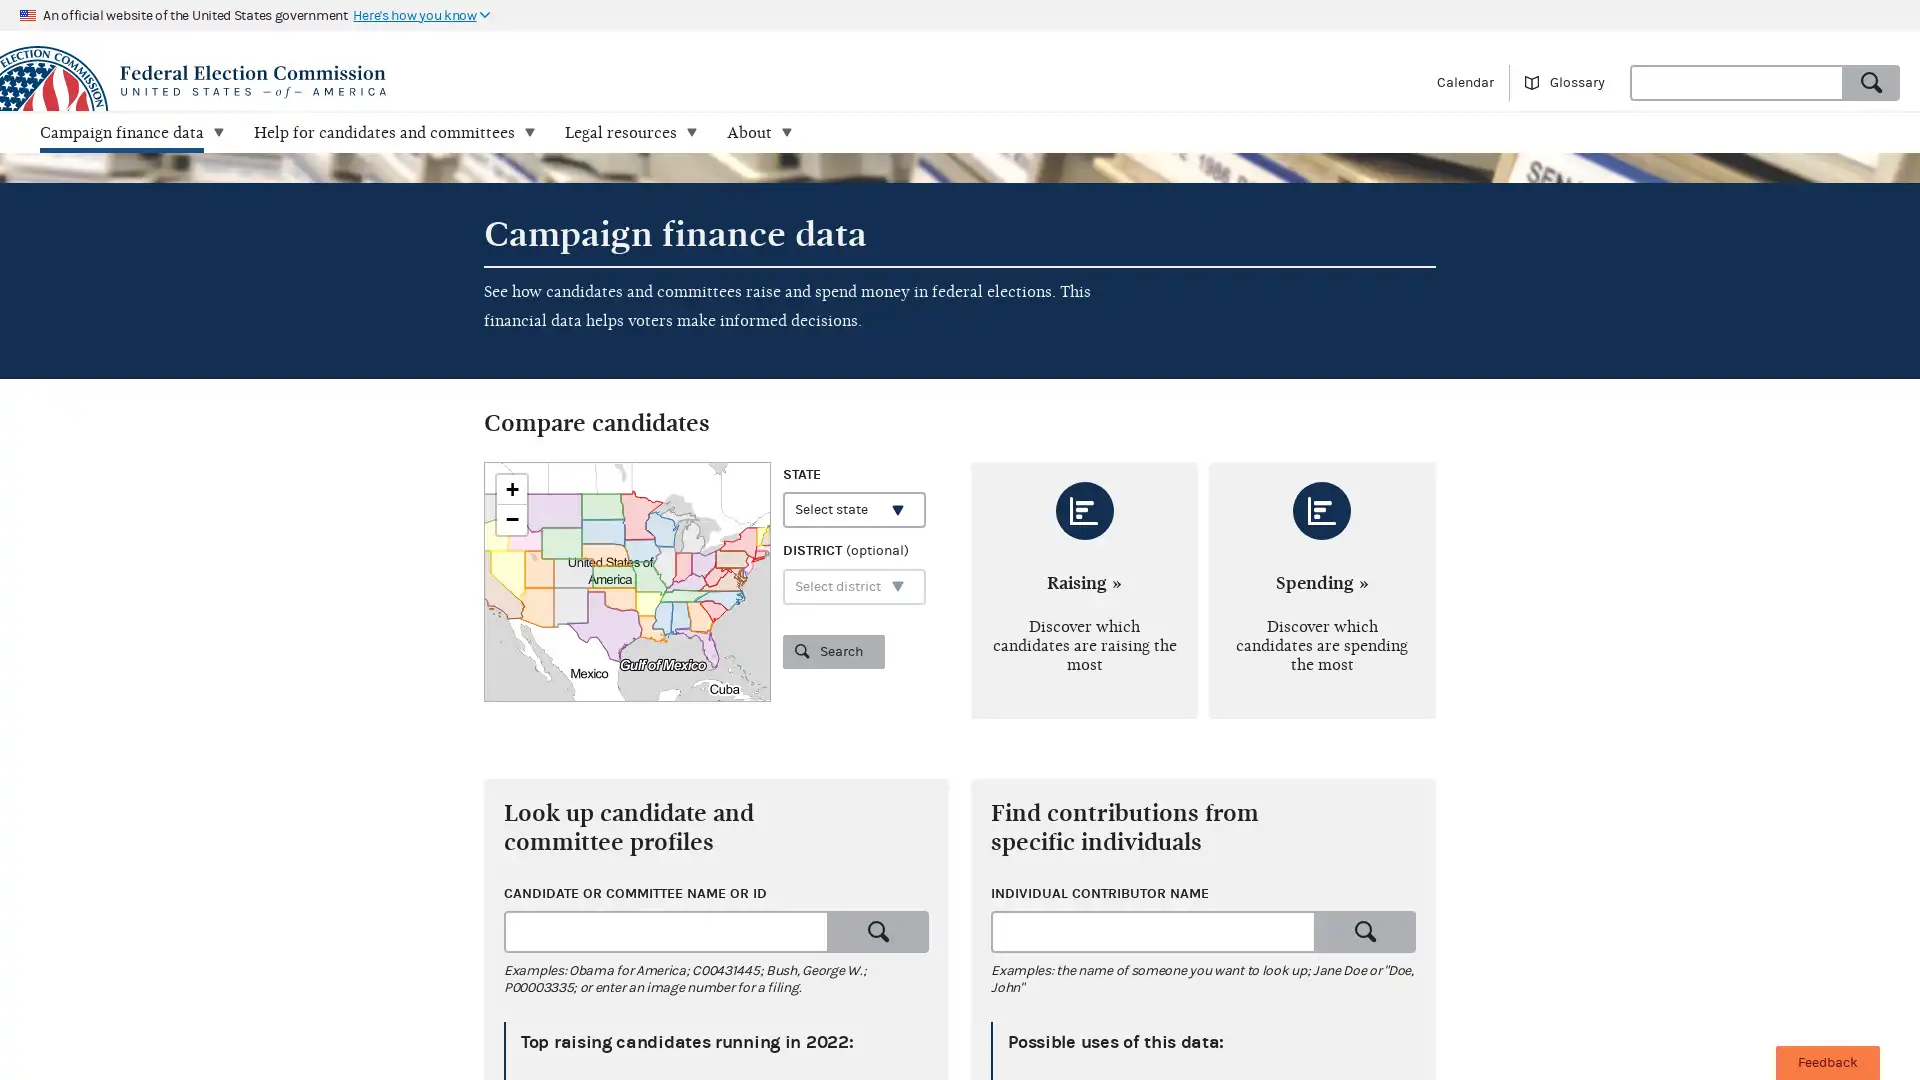 The image size is (1920, 1080). Describe the element at coordinates (512, 489) in the screenshot. I see `Zoom in` at that location.